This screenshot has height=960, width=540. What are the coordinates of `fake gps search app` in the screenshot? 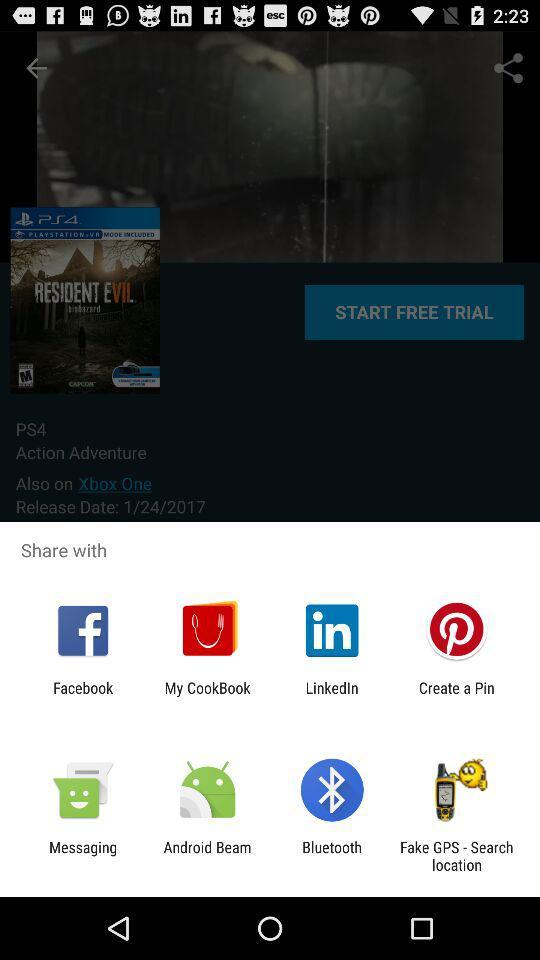 It's located at (456, 855).